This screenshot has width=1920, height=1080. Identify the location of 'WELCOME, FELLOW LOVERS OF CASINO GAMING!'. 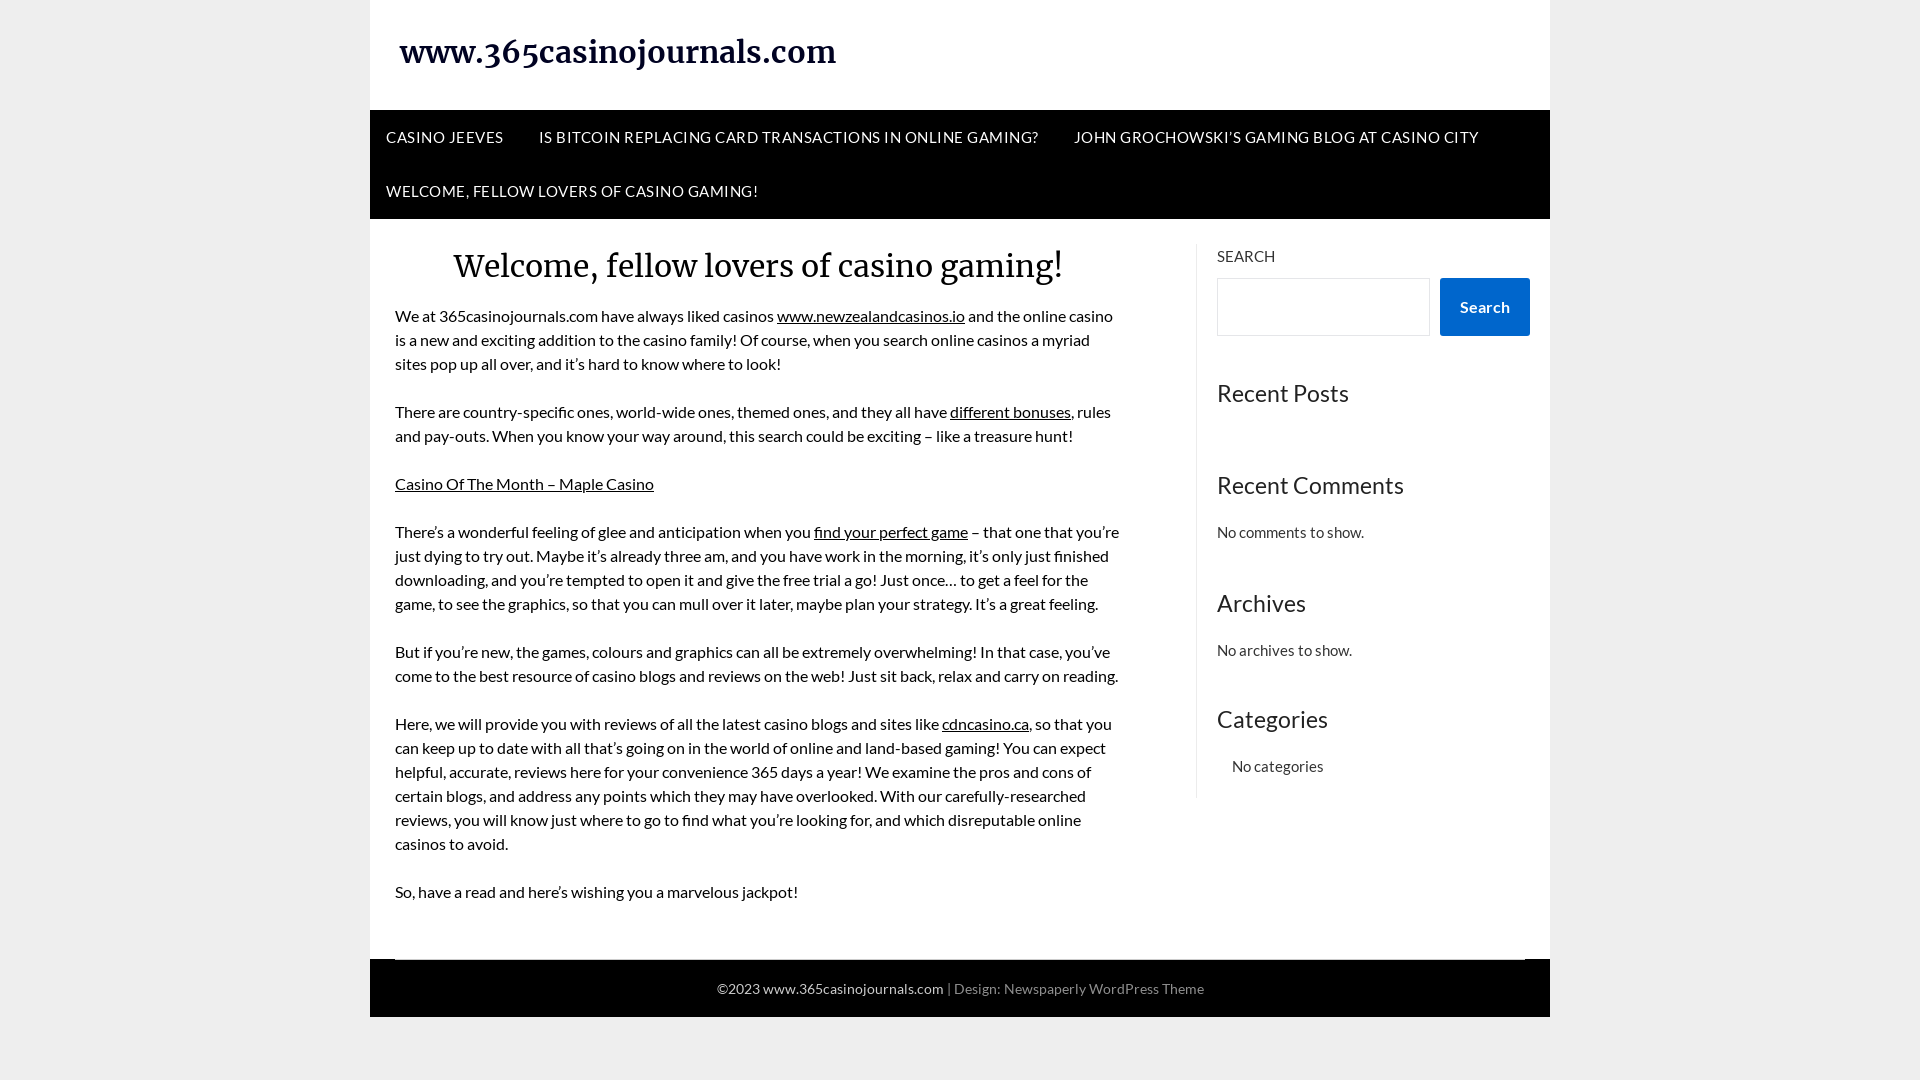
(570, 191).